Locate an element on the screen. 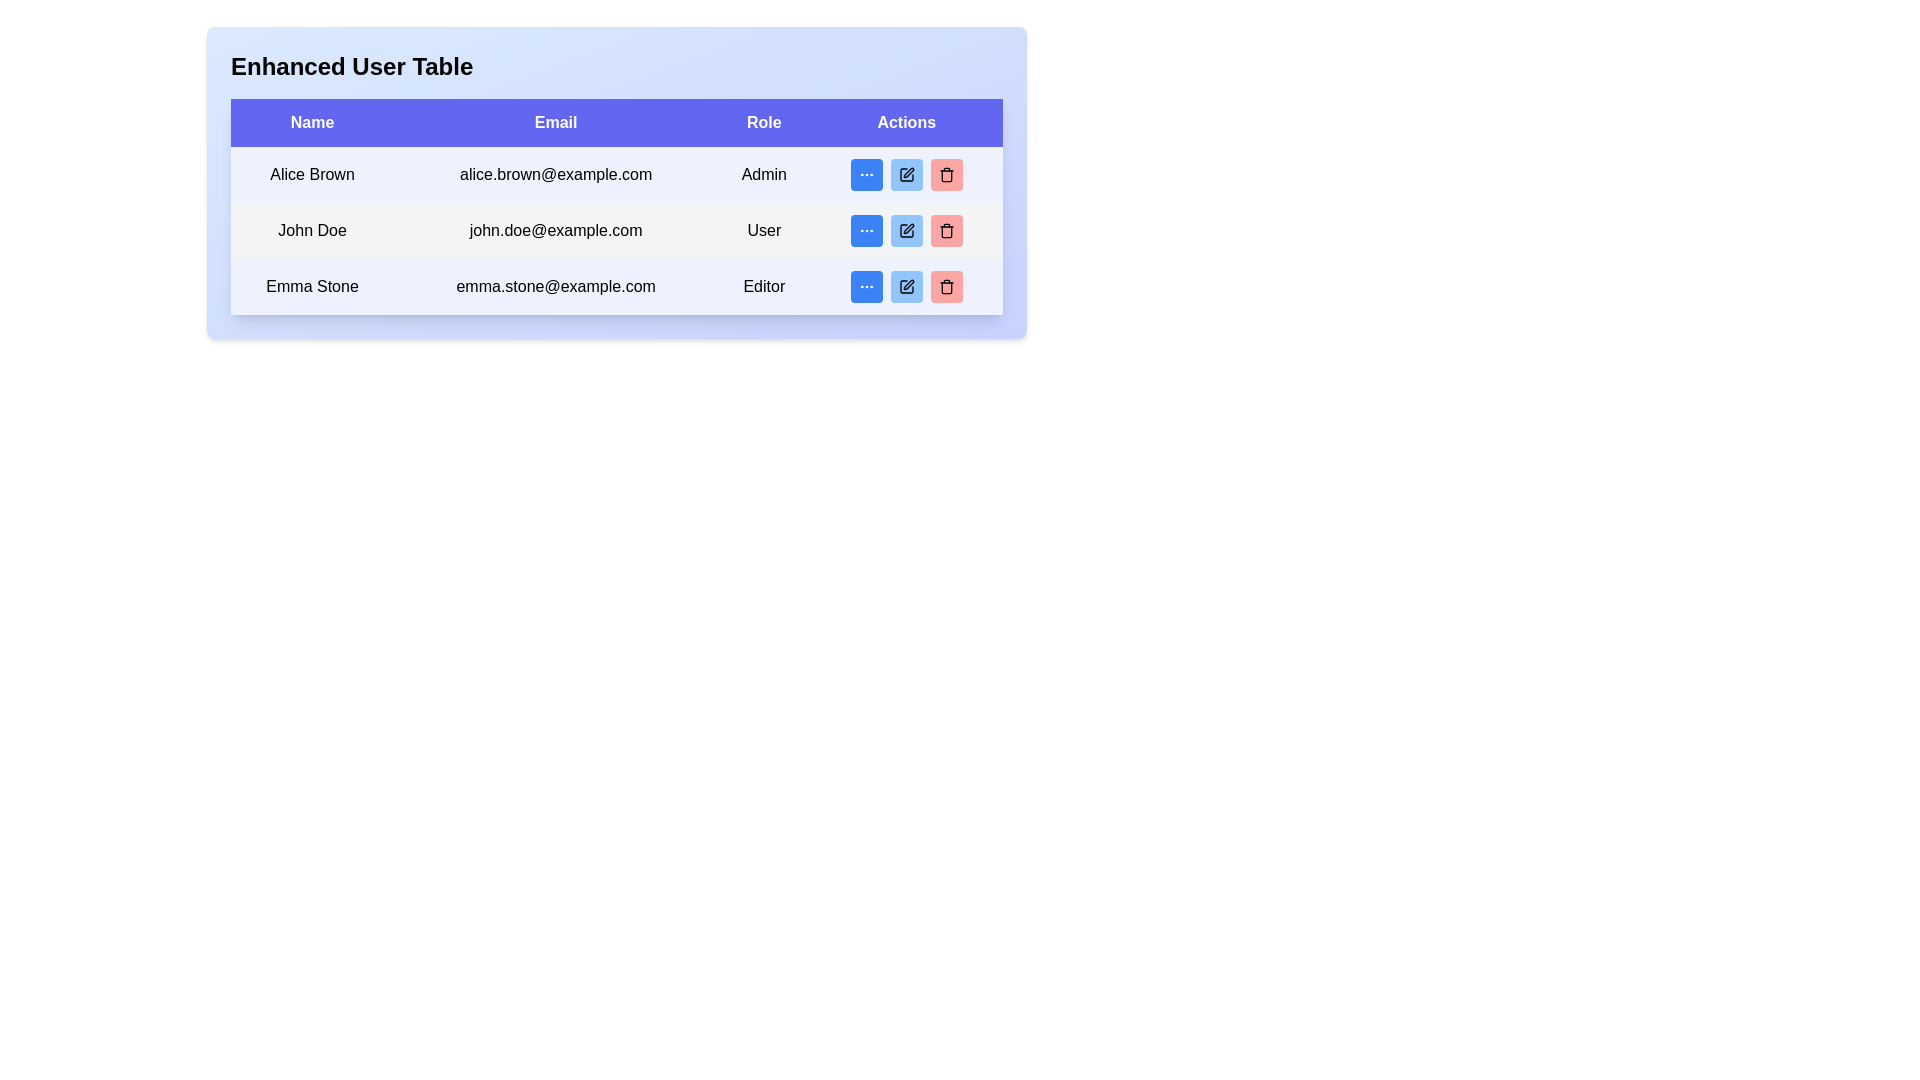 The height and width of the screenshot is (1080, 1920). the pen-shaped icon button with a black outline located in the third row of the table, to the left of the trash bin icon is located at coordinates (905, 286).